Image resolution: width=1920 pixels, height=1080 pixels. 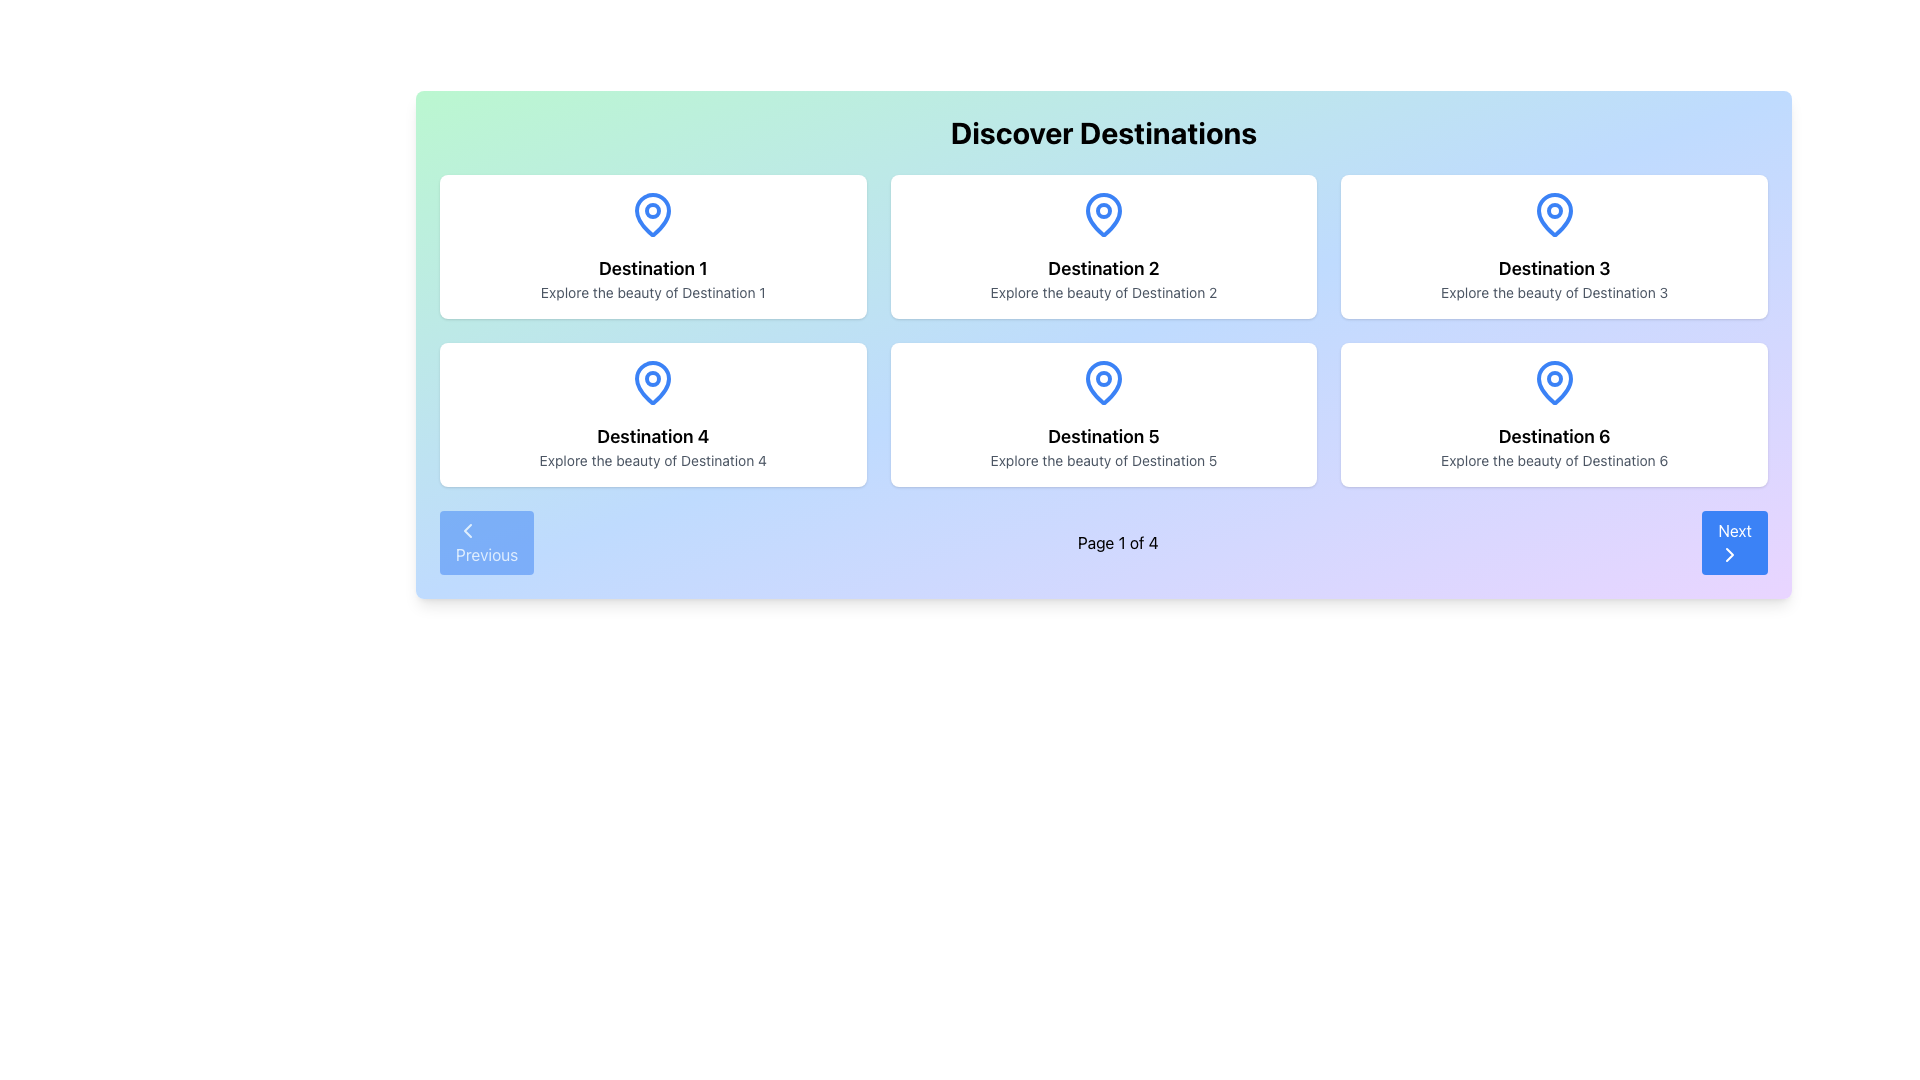 What do you see at coordinates (1103, 382) in the screenshot?
I see `the icon that serves as a visual indicator for the destination labeled 'Destination 5' in the 'Discover Destinations' section` at bounding box center [1103, 382].